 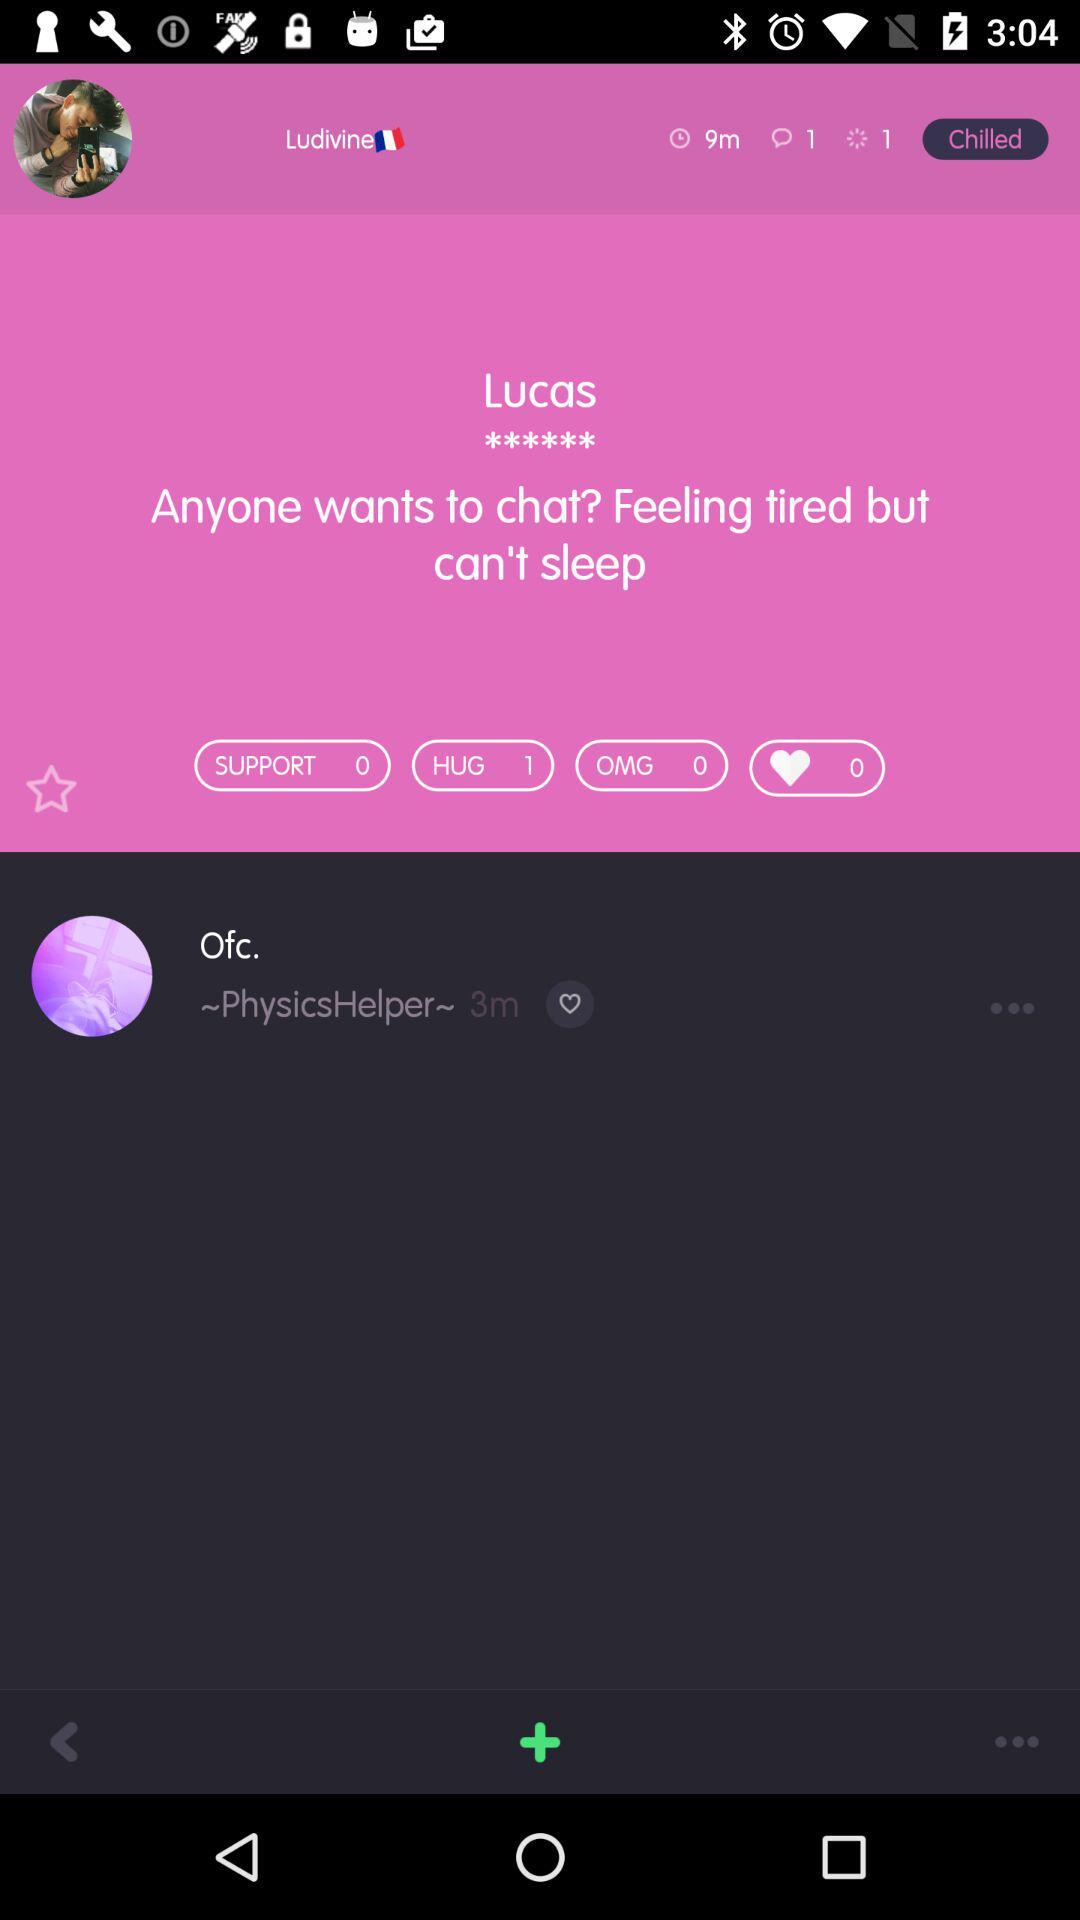 What do you see at coordinates (623, 944) in the screenshot?
I see `the ofc.` at bounding box center [623, 944].